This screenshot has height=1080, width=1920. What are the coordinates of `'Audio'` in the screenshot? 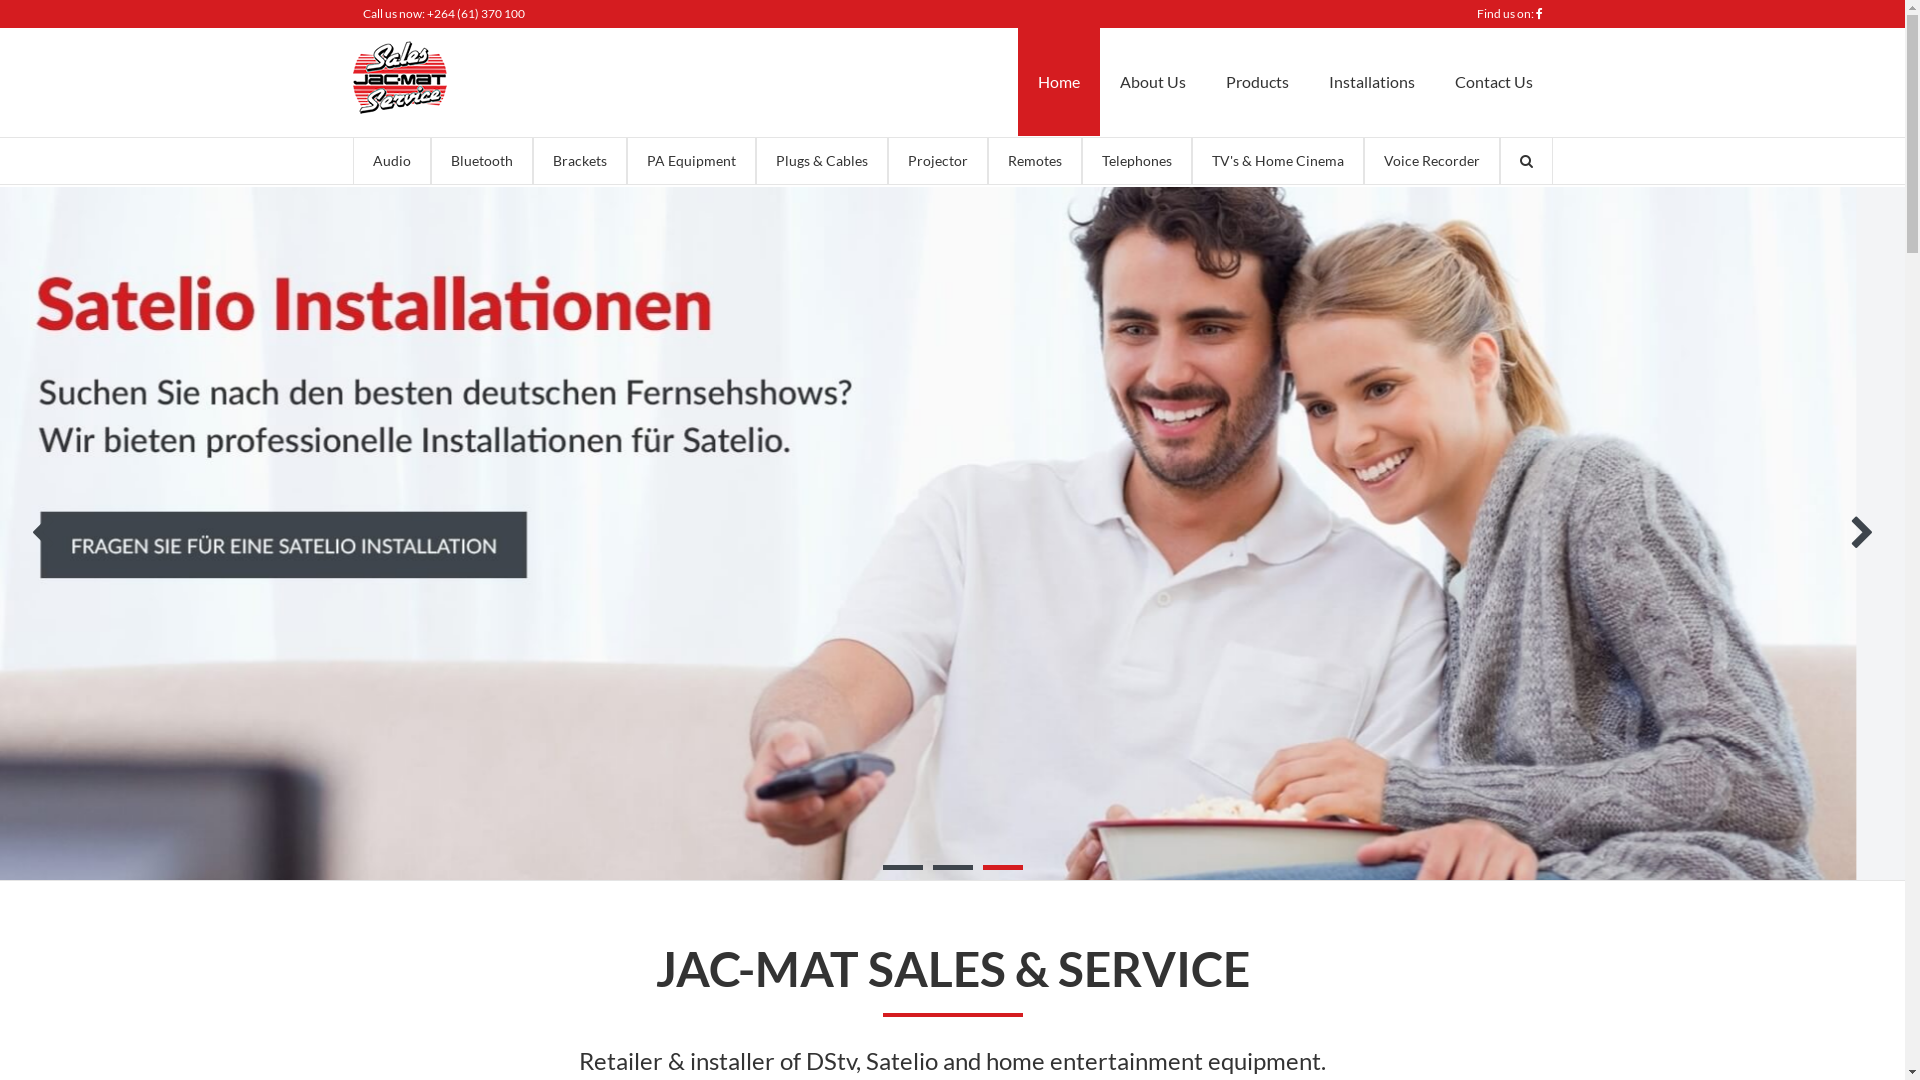 It's located at (390, 160).